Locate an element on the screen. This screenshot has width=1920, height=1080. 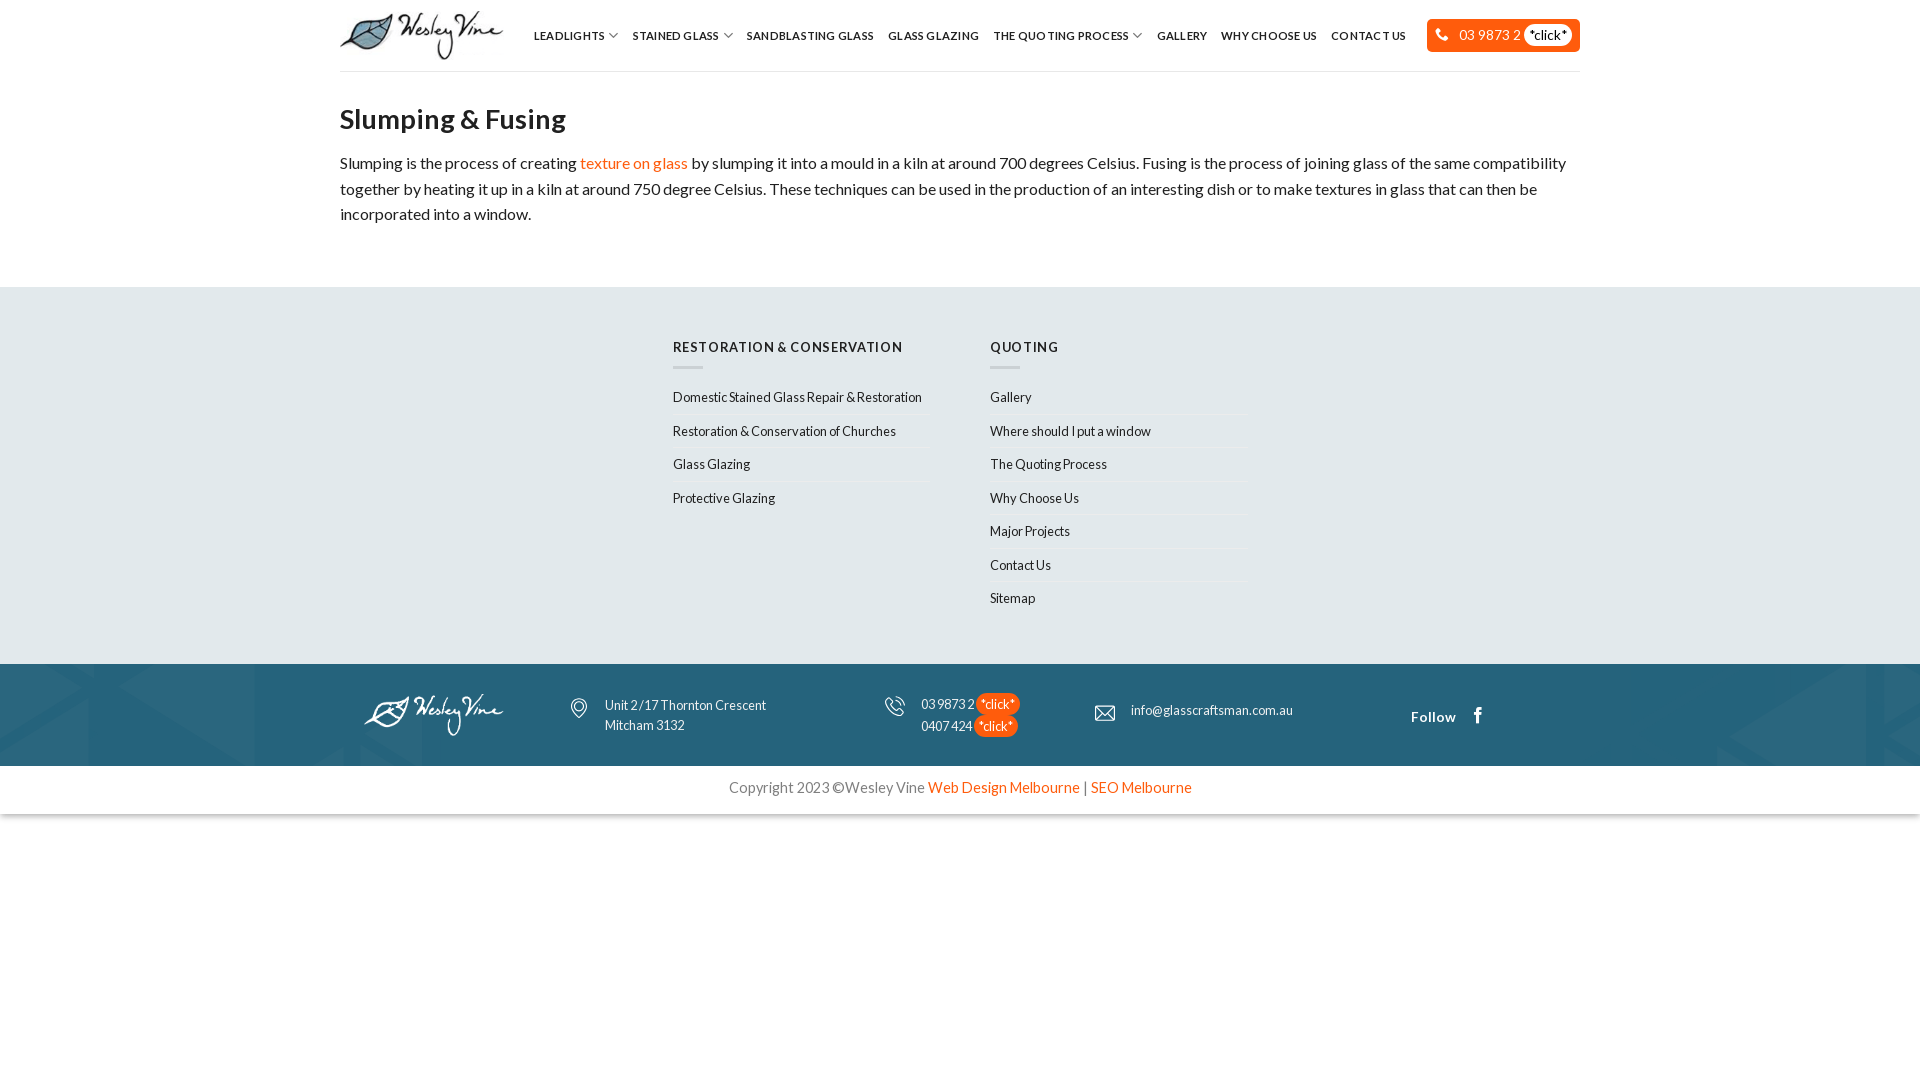
'Contact Us' is located at coordinates (1020, 564).